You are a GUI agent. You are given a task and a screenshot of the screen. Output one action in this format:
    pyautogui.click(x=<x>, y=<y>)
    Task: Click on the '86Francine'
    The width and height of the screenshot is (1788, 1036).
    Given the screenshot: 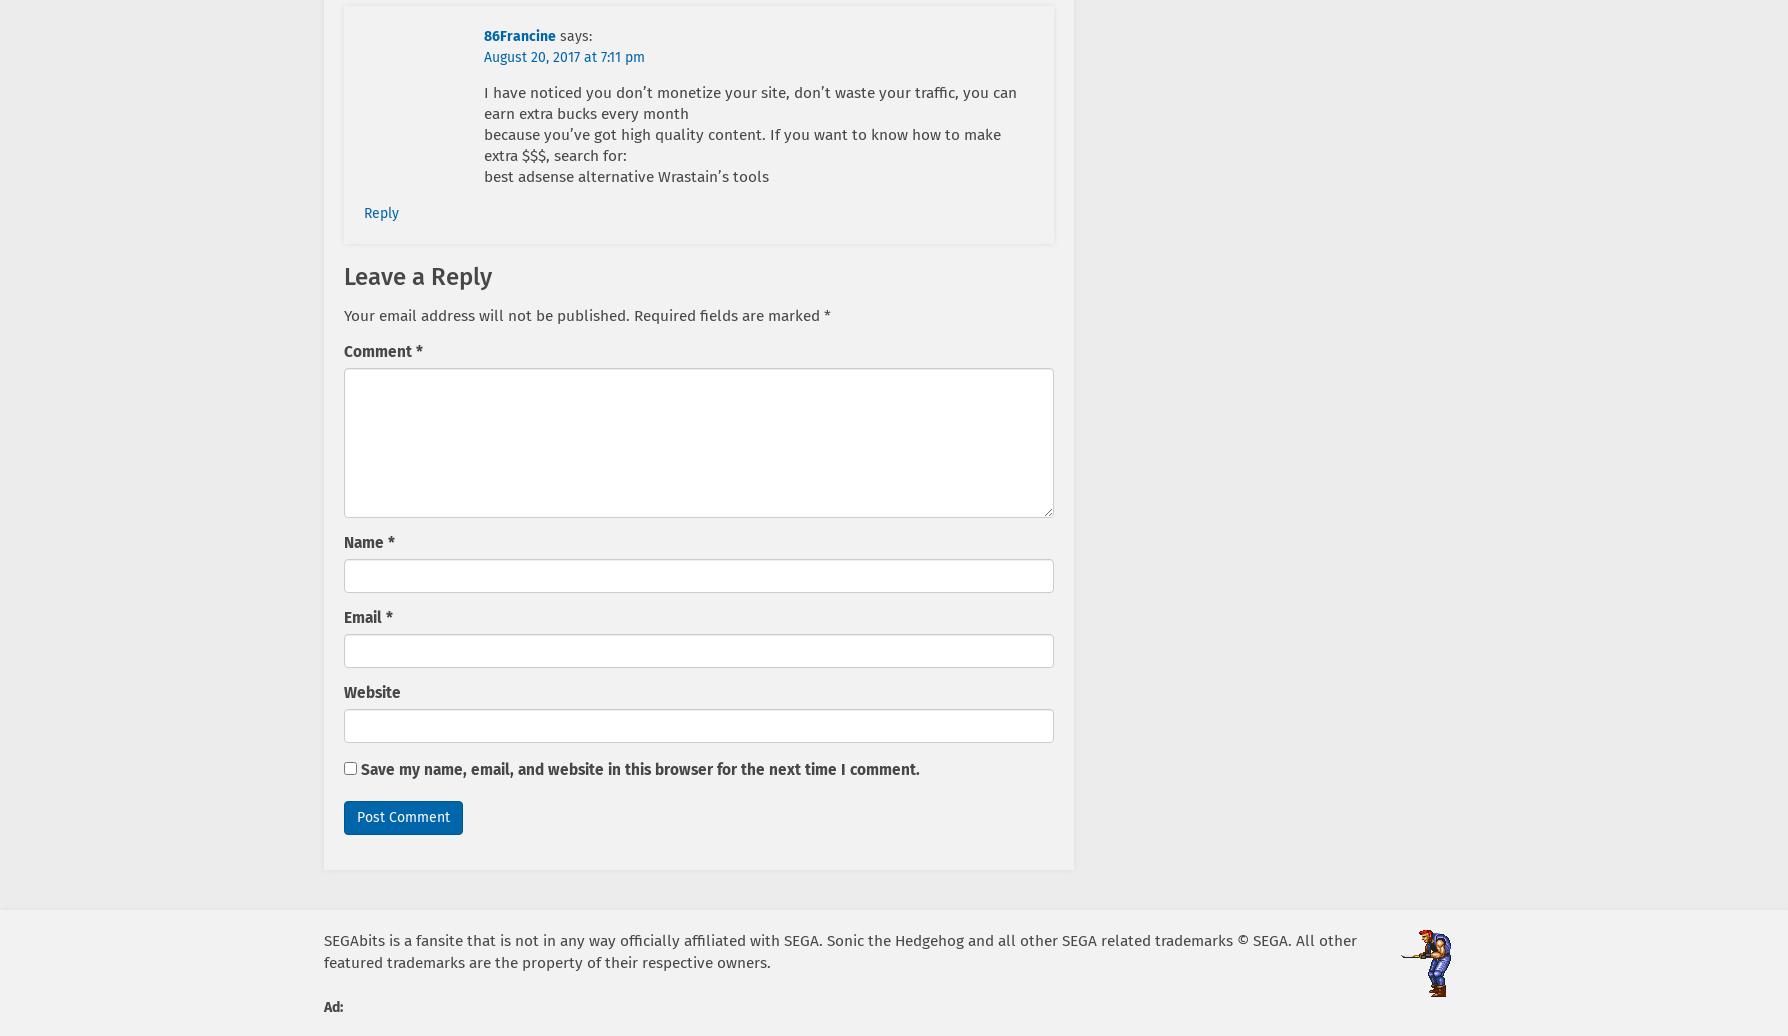 What is the action you would take?
    pyautogui.click(x=519, y=36)
    